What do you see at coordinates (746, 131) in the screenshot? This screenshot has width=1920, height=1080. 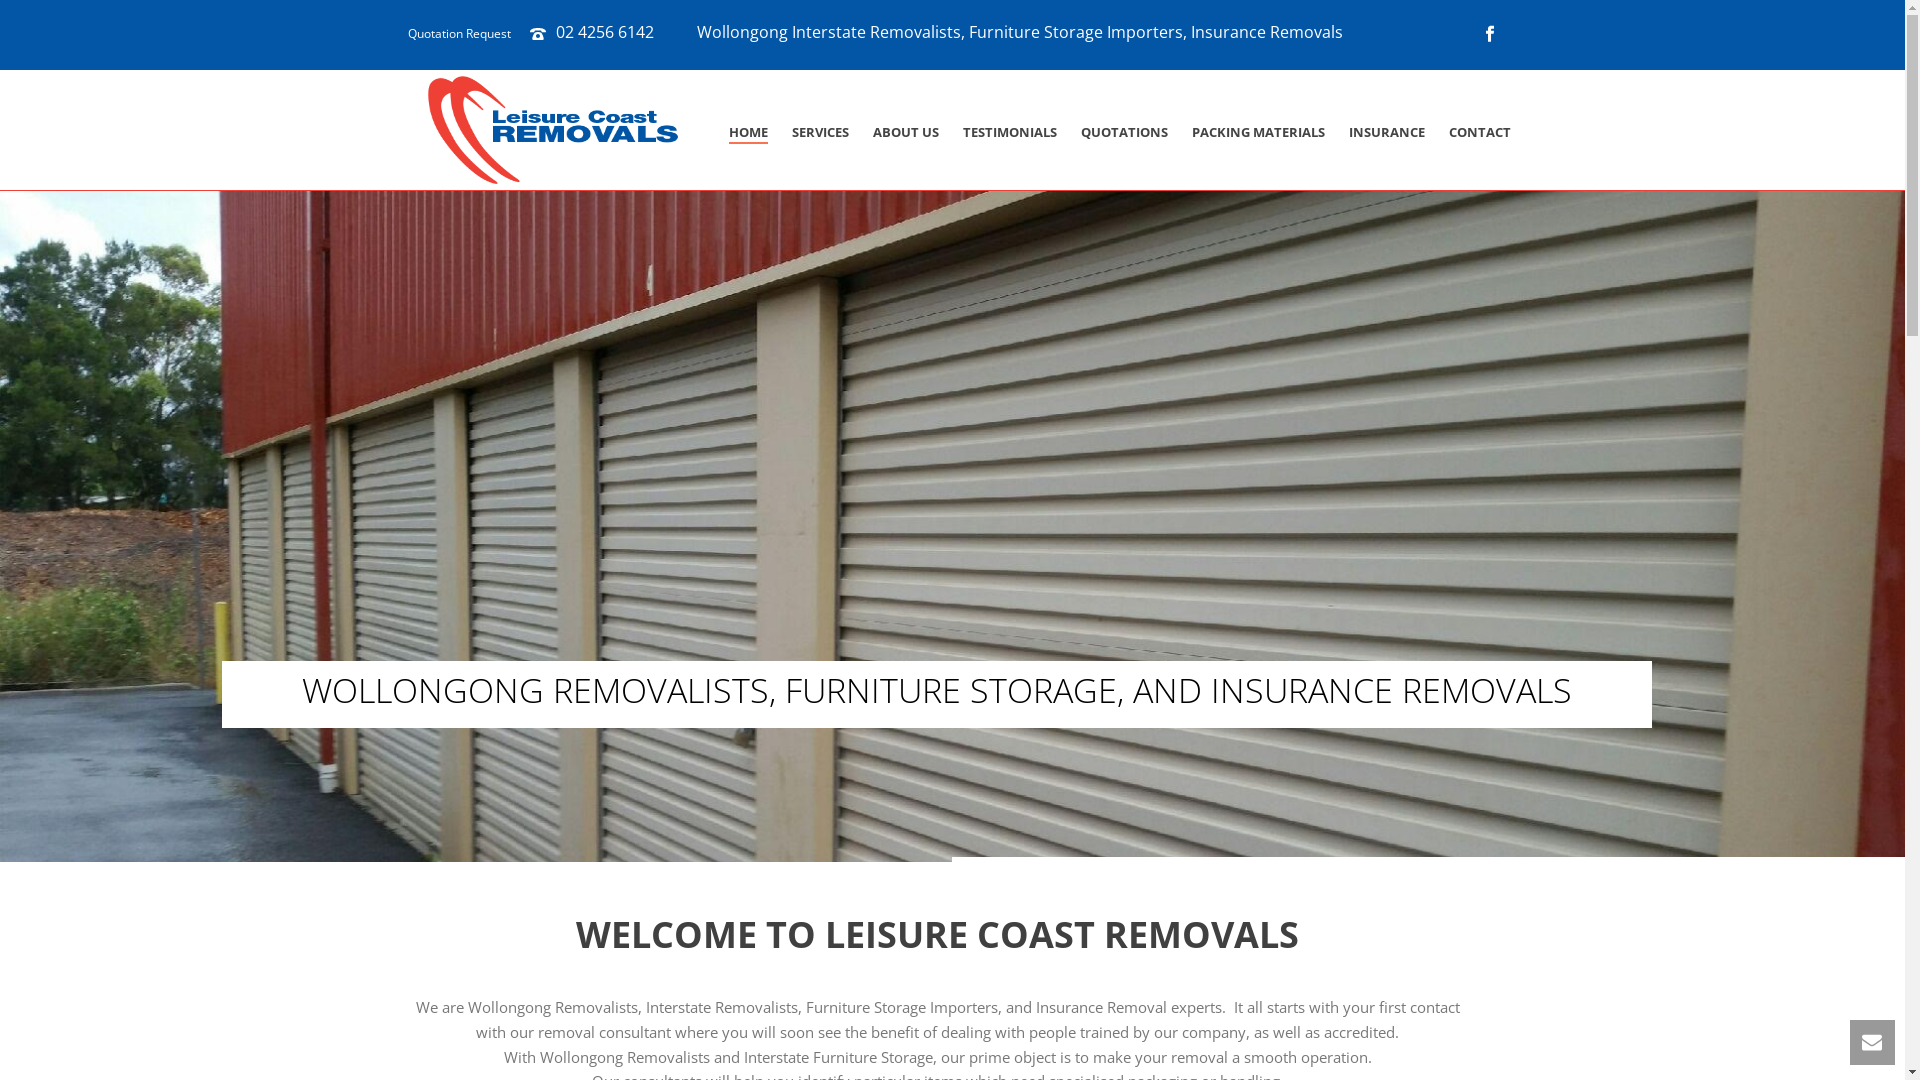 I see `'HOME'` at bounding box center [746, 131].